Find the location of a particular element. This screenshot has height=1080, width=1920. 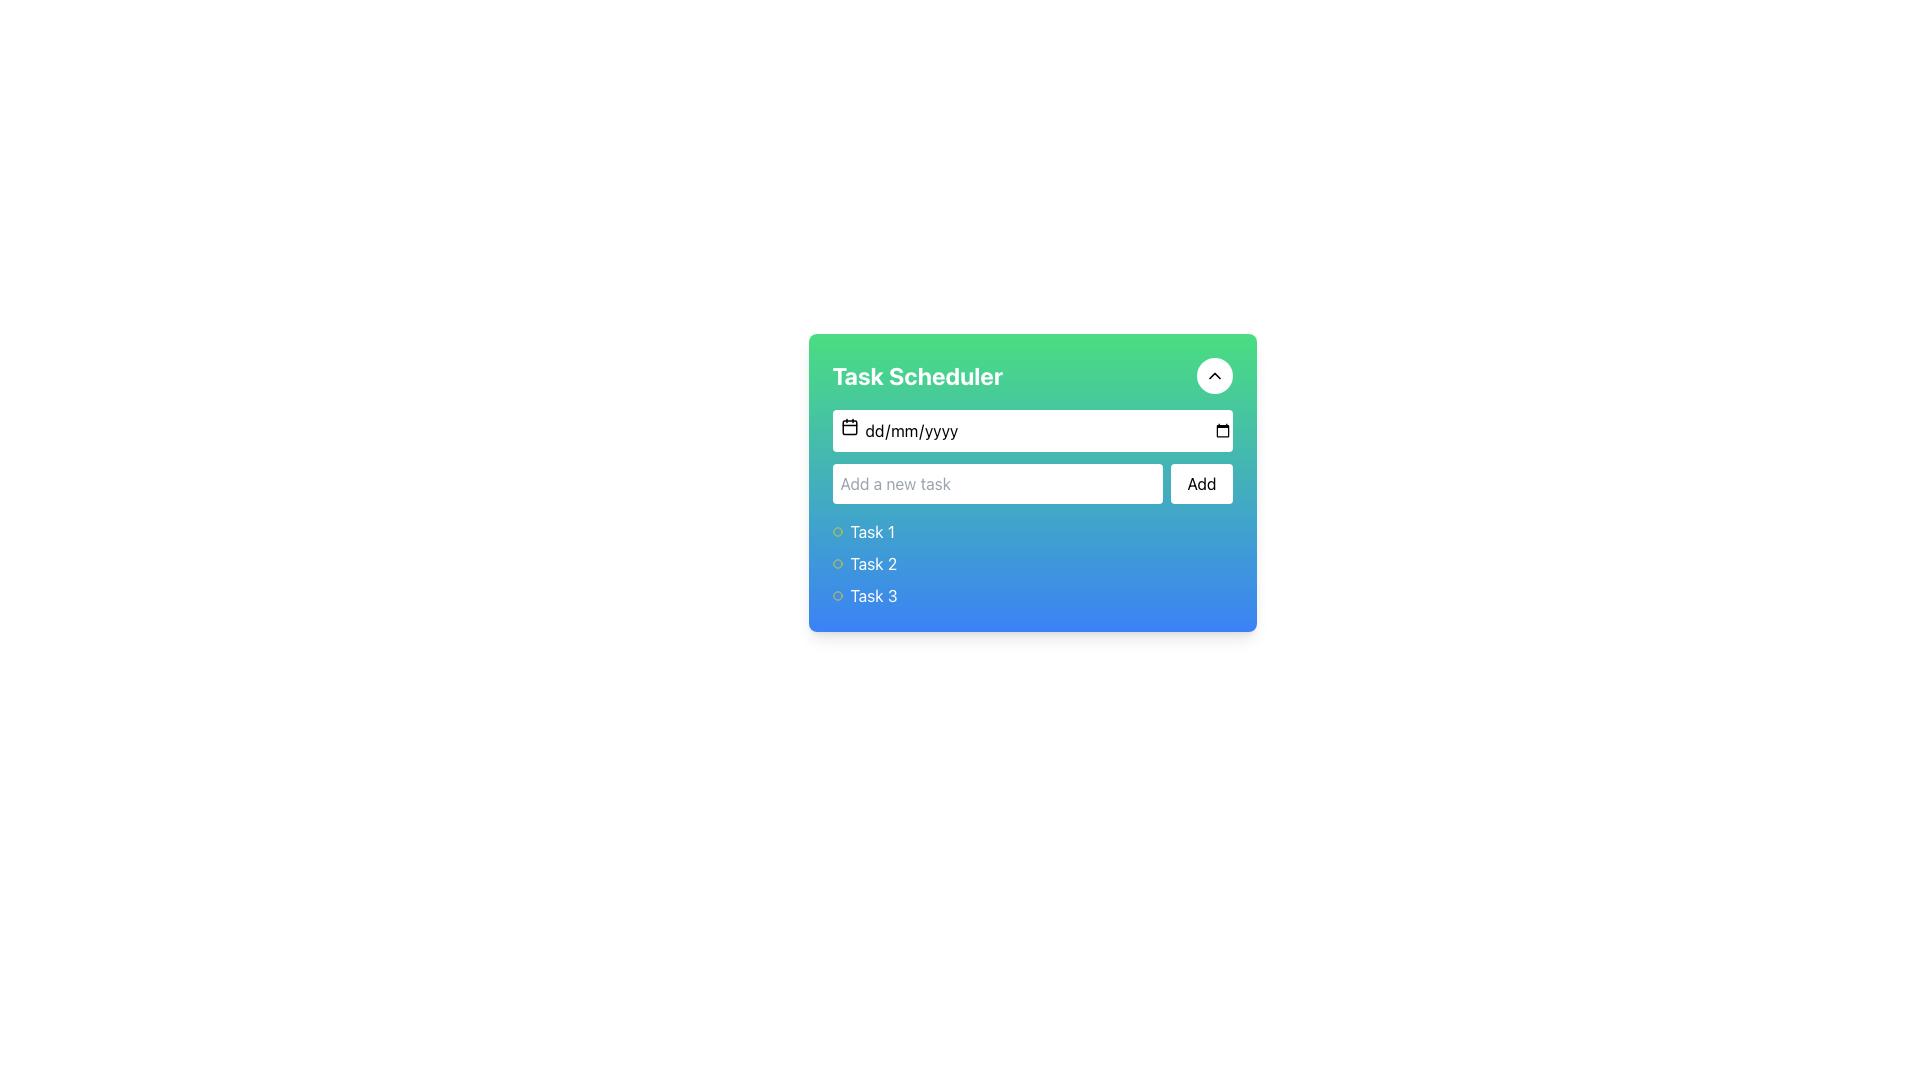

on the second task entry labeled 'Task 2' in the task scheduler list, which is positioned between 'Task 1' and 'Task 3' is located at coordinates (1032, 563).